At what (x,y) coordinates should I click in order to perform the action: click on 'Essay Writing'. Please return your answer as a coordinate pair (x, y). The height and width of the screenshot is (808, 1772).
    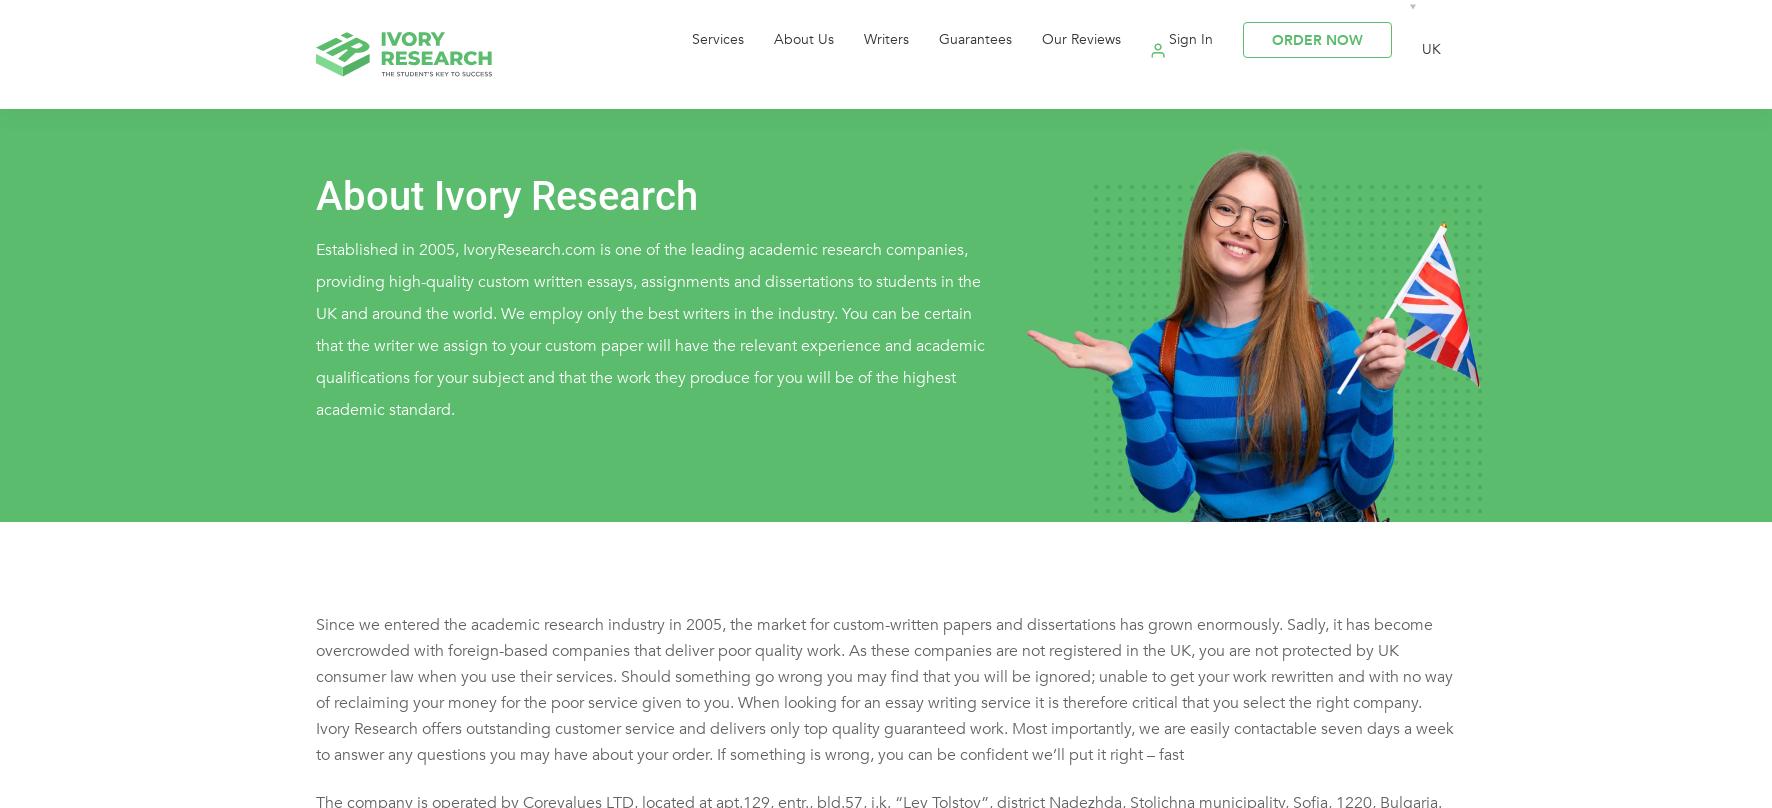
    Looking at the image, I should click on (717, 189).